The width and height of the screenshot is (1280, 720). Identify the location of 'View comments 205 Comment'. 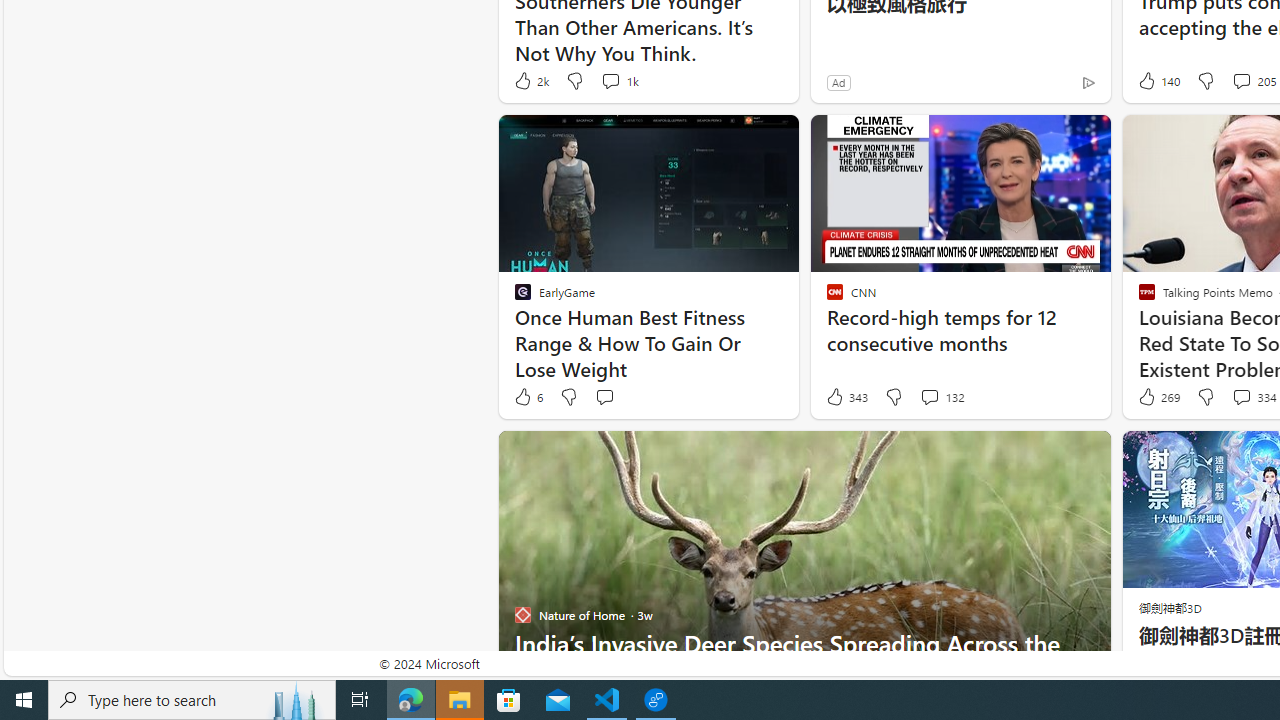
(1240, 80).